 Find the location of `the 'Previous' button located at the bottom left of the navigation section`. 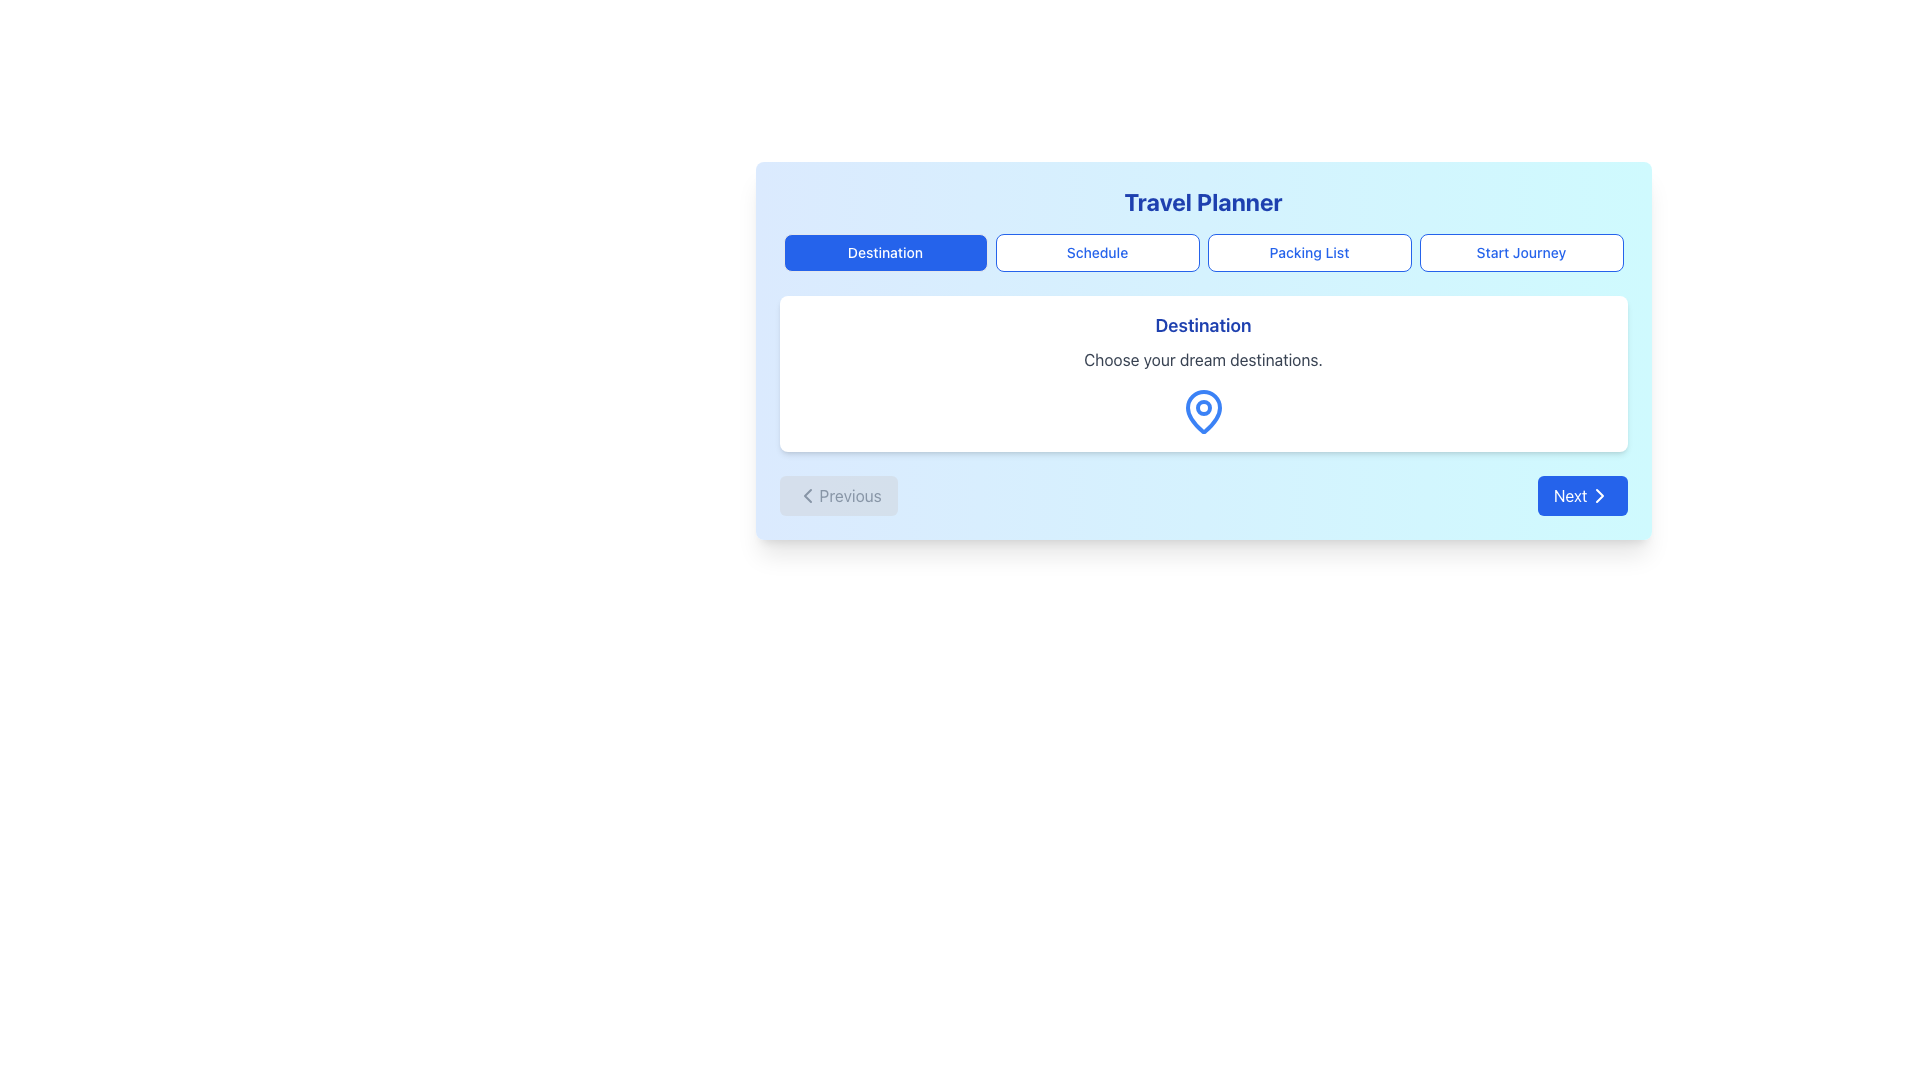

the 'Previous' button located at the bottom left of the navigation section is located at coordinates (838, 495).